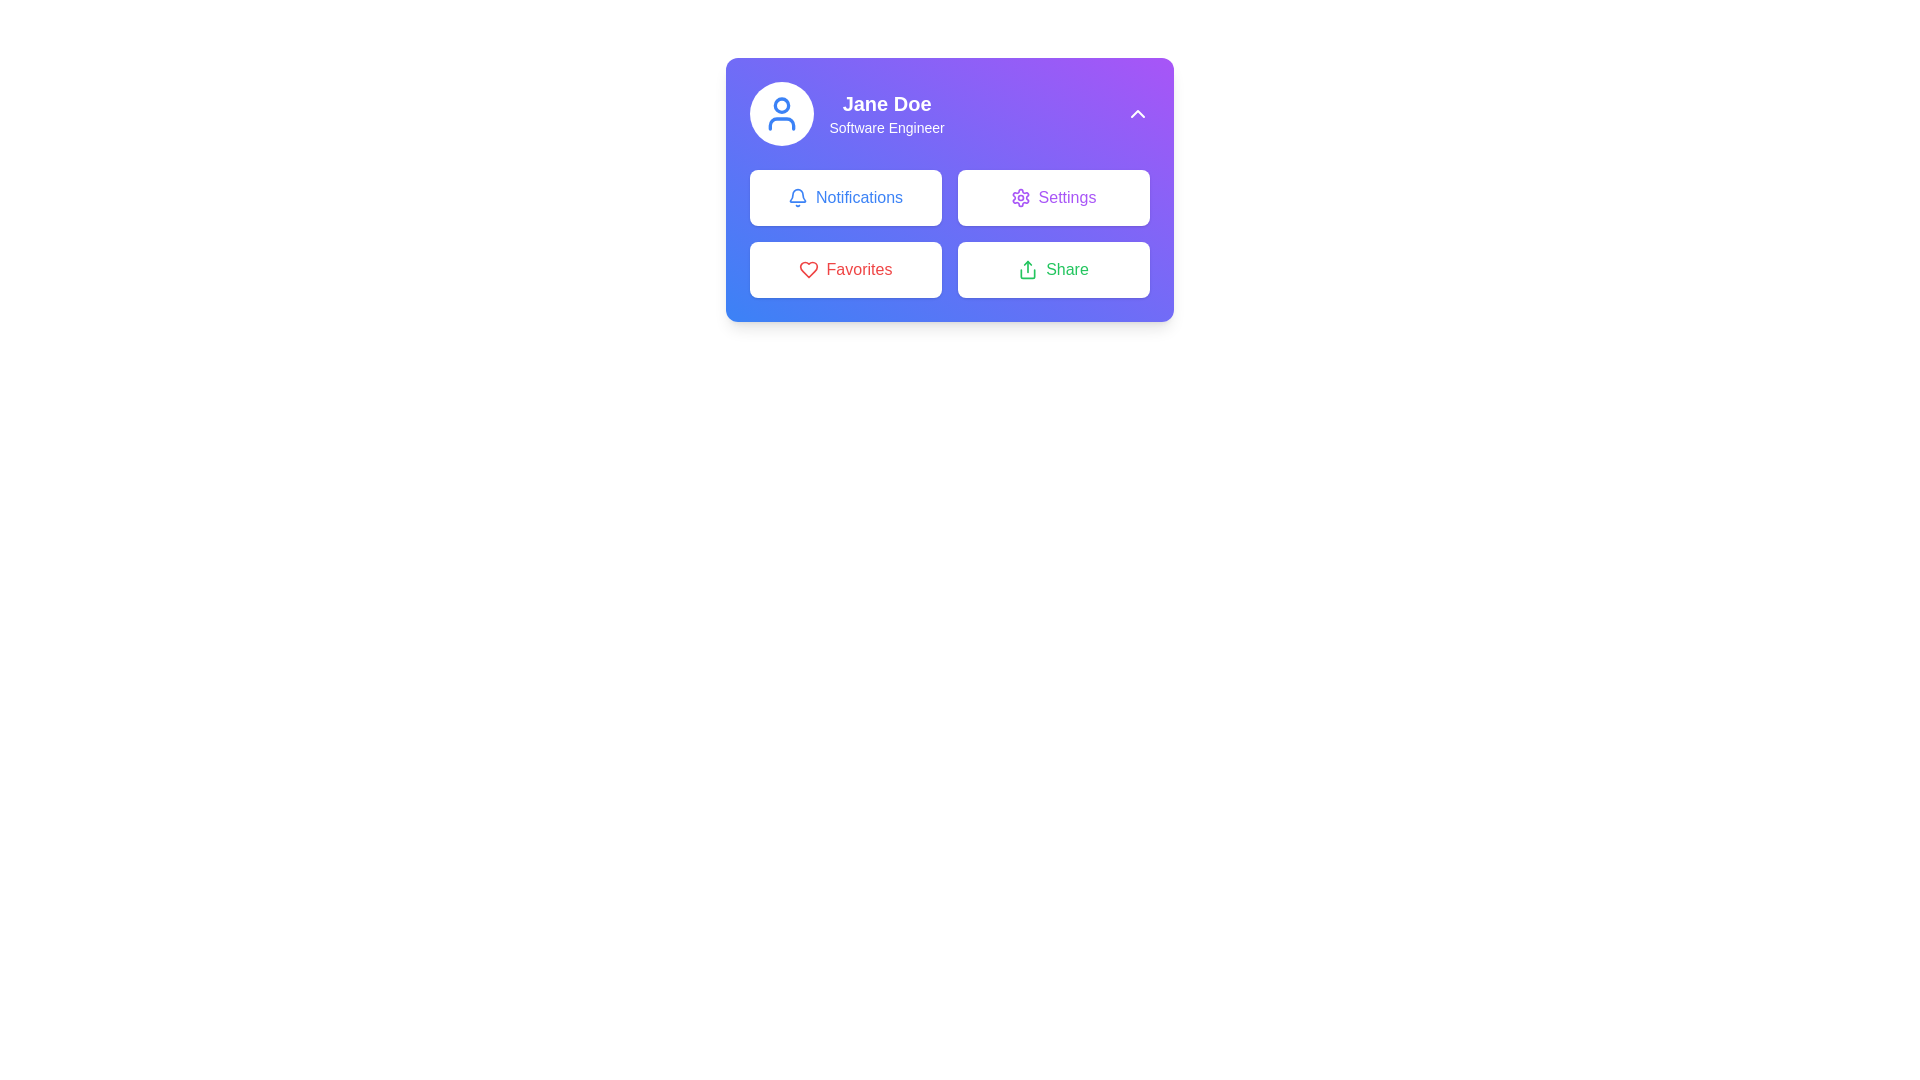 The width and height of the screenshot is (1920, 1080). Describe the element at coordinates (796, 197) in the screenshot. I see `the bell icon within the 'Notifications' button` at that location.